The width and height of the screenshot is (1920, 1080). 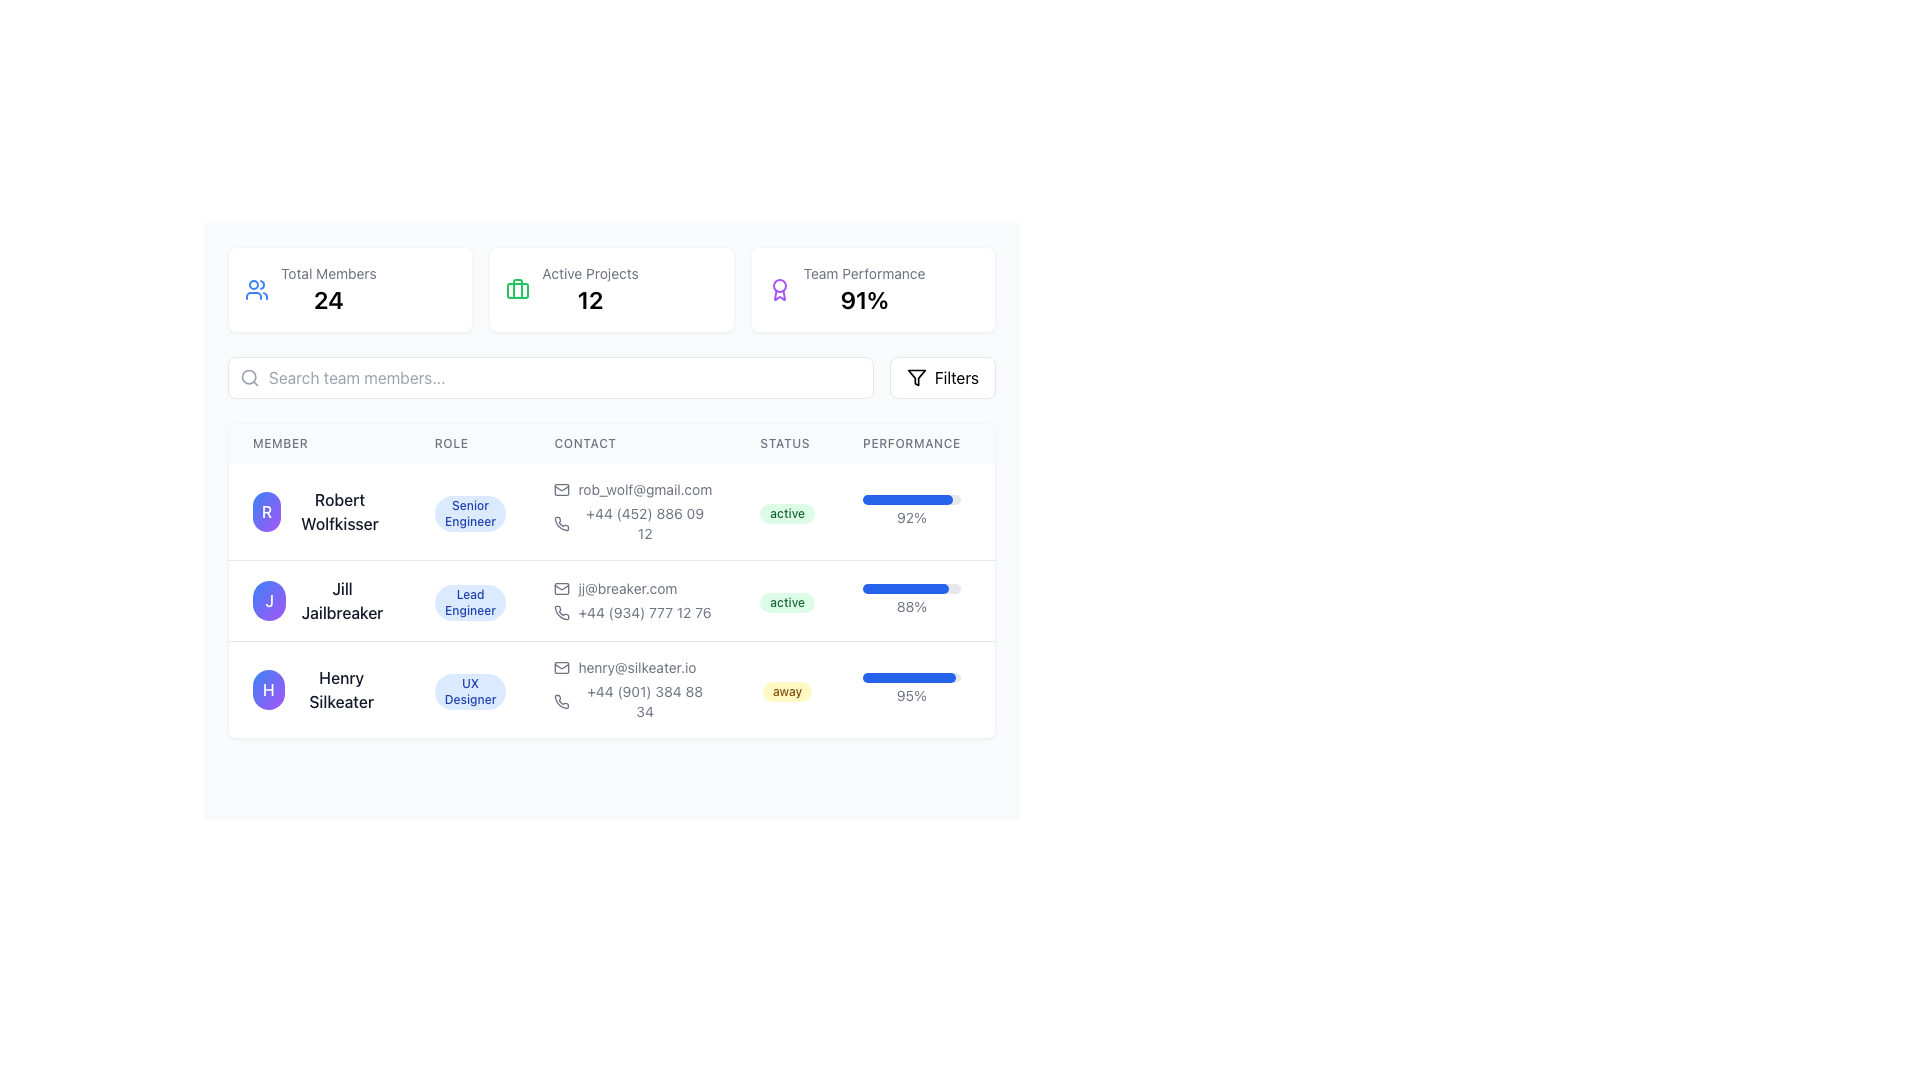 I want to click on the Text Display element that shows '91%' under the label 'Team Performance' in the top-right portion of the interface, so click(x=864, y=300).